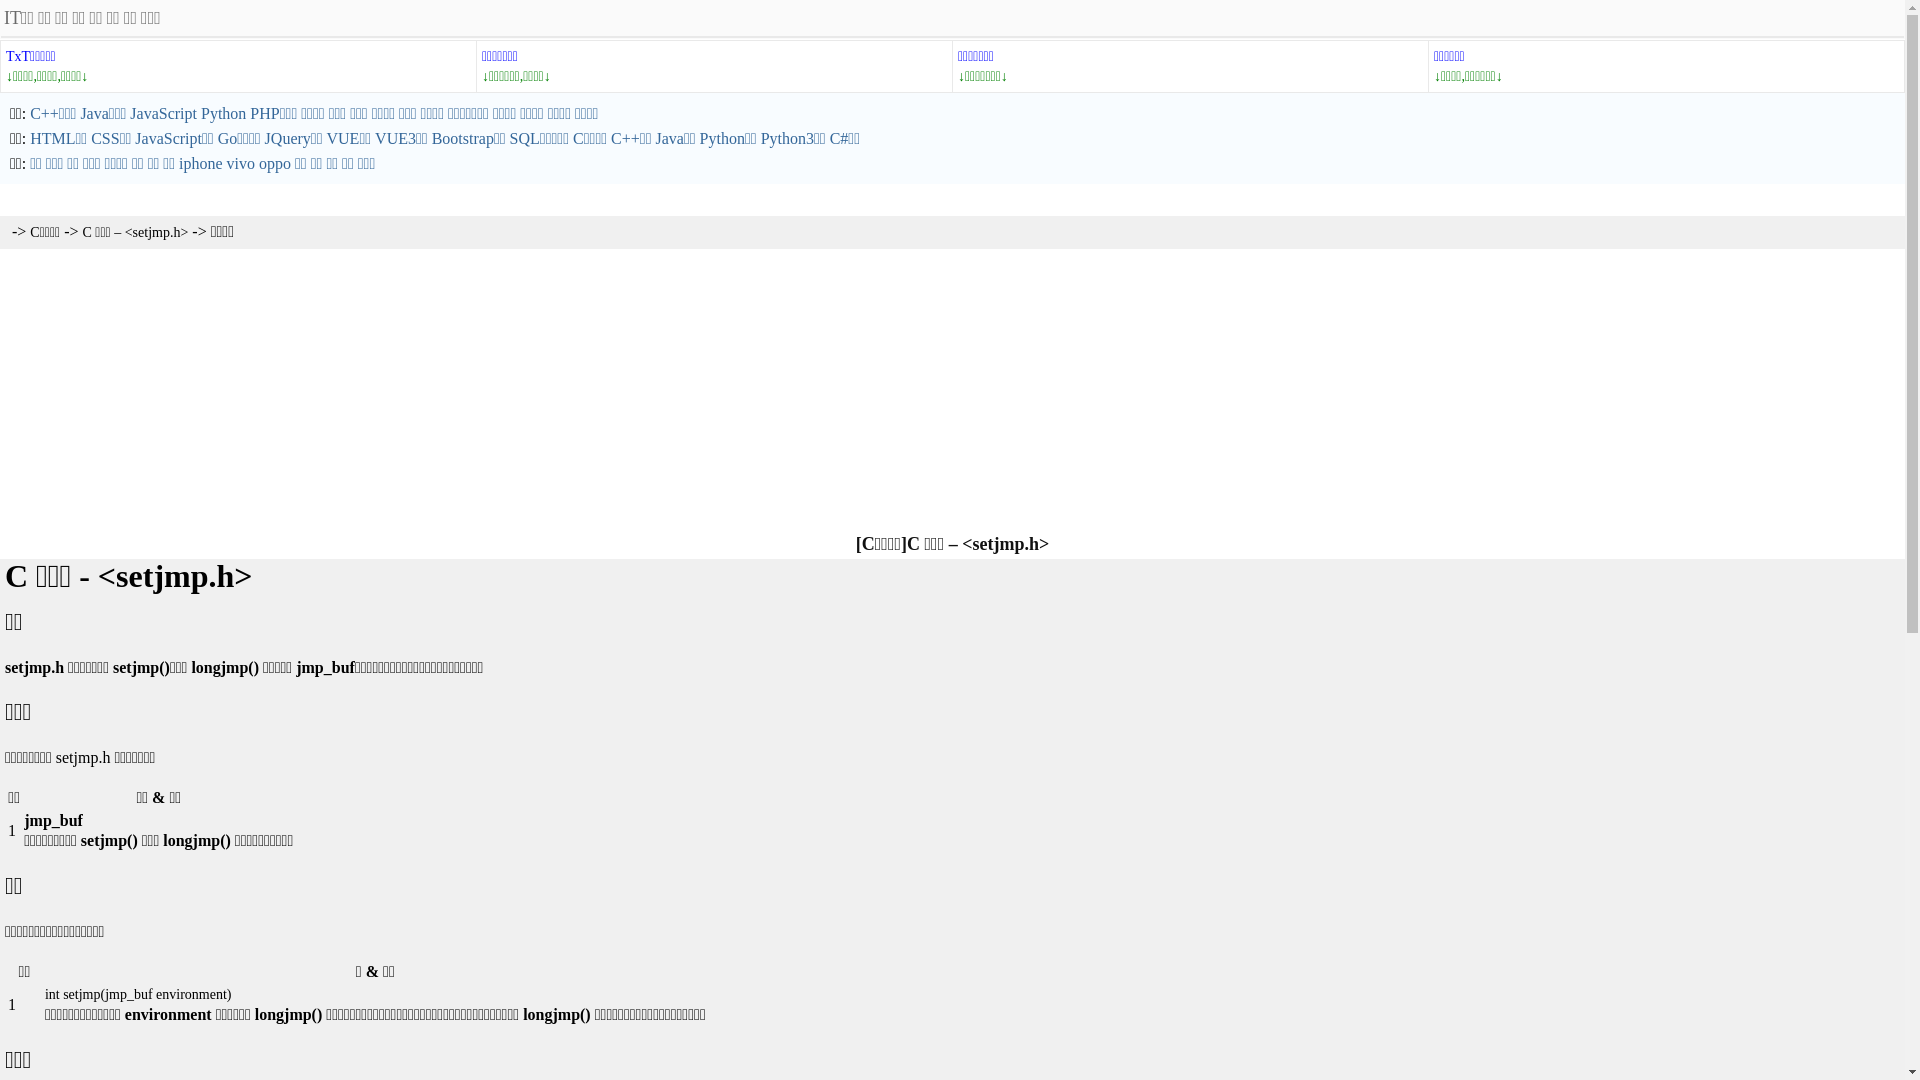  What do you see at coordinates (201, 162) in the screenshot?
I see `'iphone'` at bounding box center [201, 162].